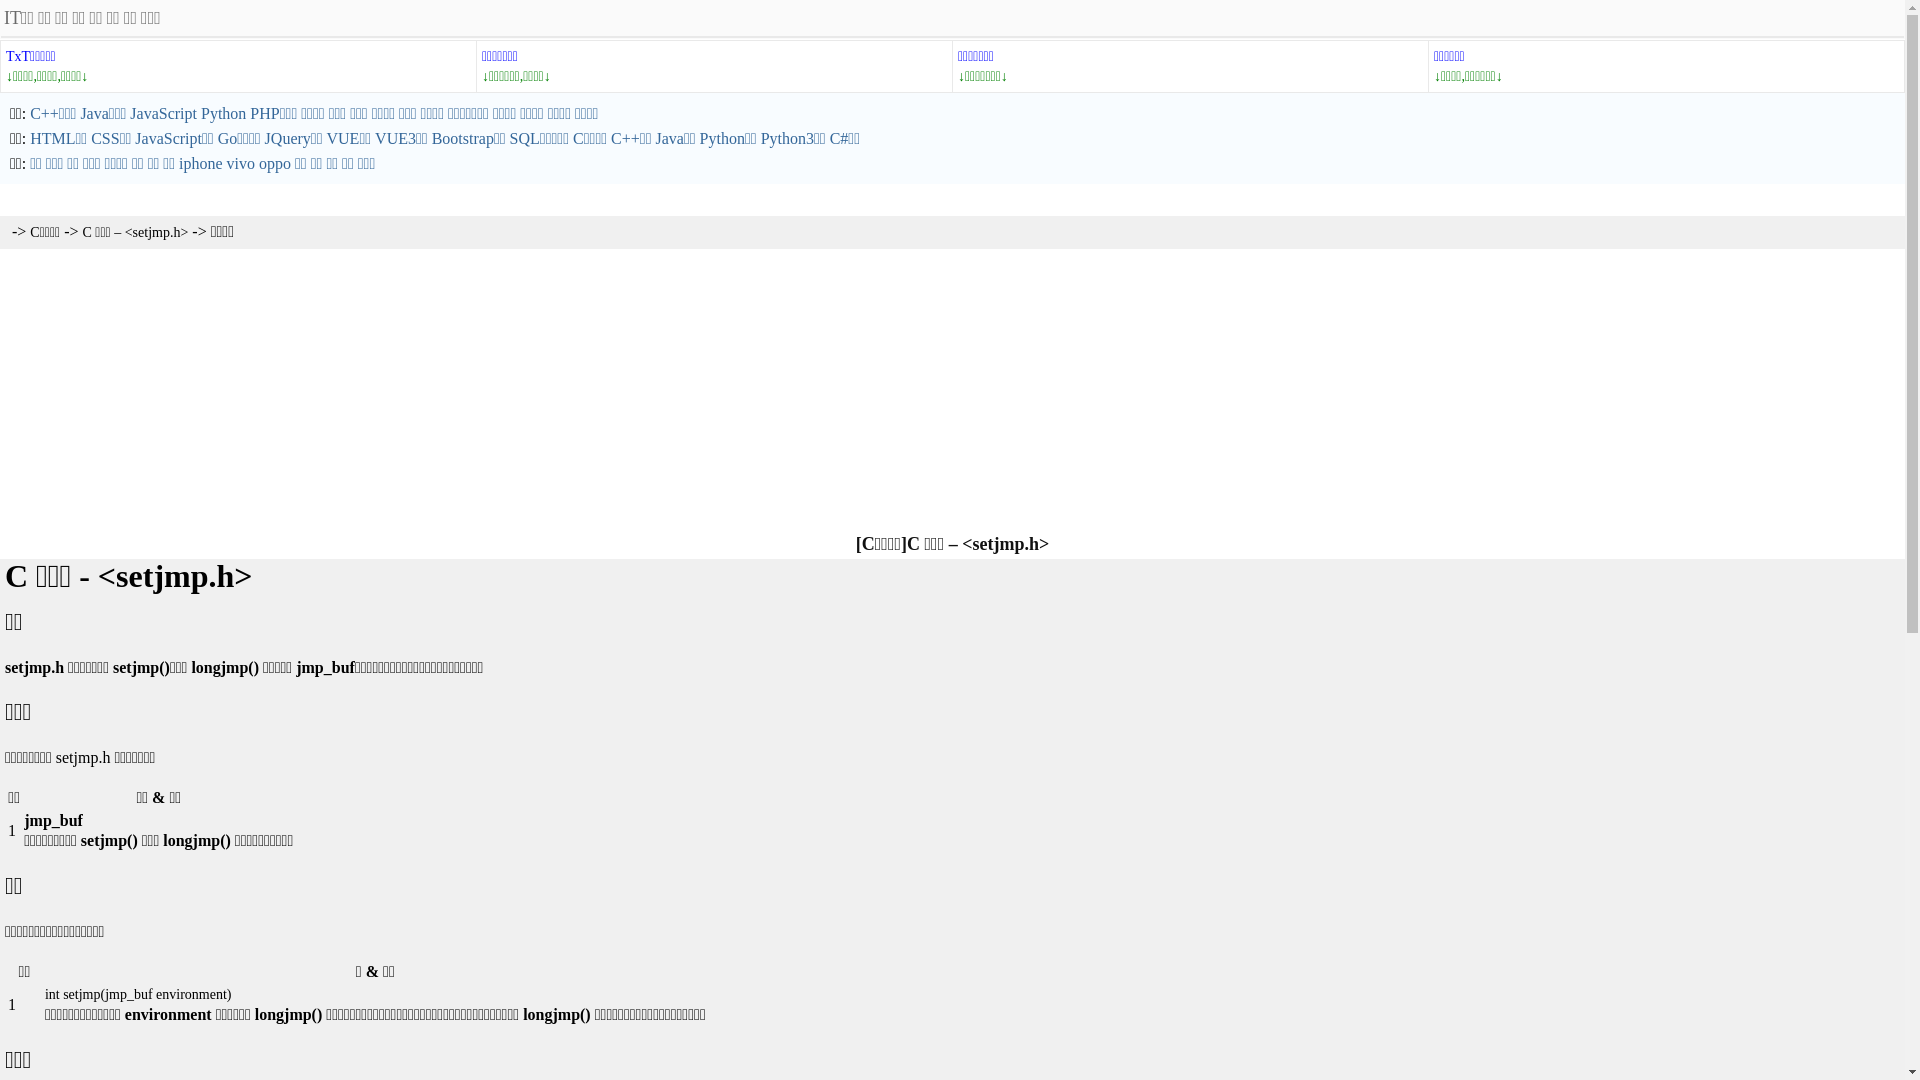  What do you see at coordinates (201, 162) in the screenshot?
I see `'iphone'` at bounding box center [201, 162].